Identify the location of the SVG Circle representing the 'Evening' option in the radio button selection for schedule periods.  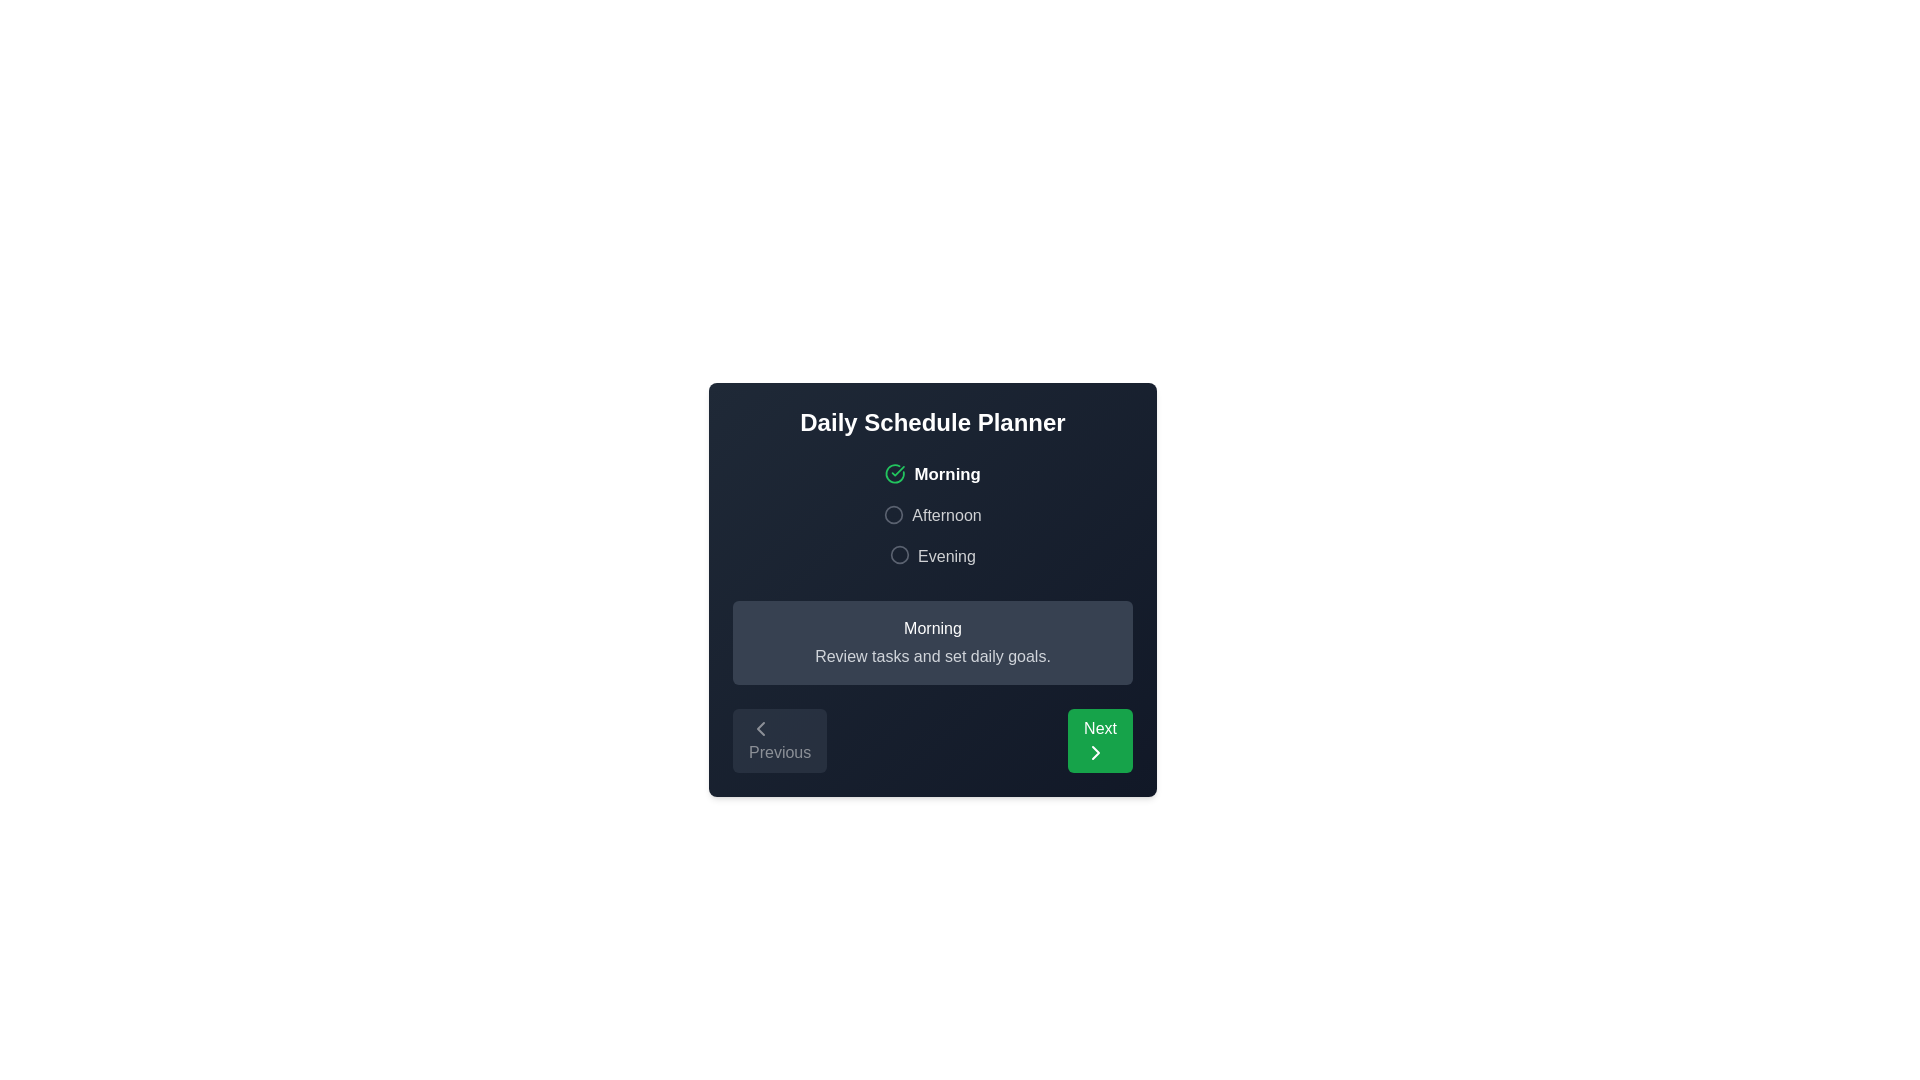
(899, 555).